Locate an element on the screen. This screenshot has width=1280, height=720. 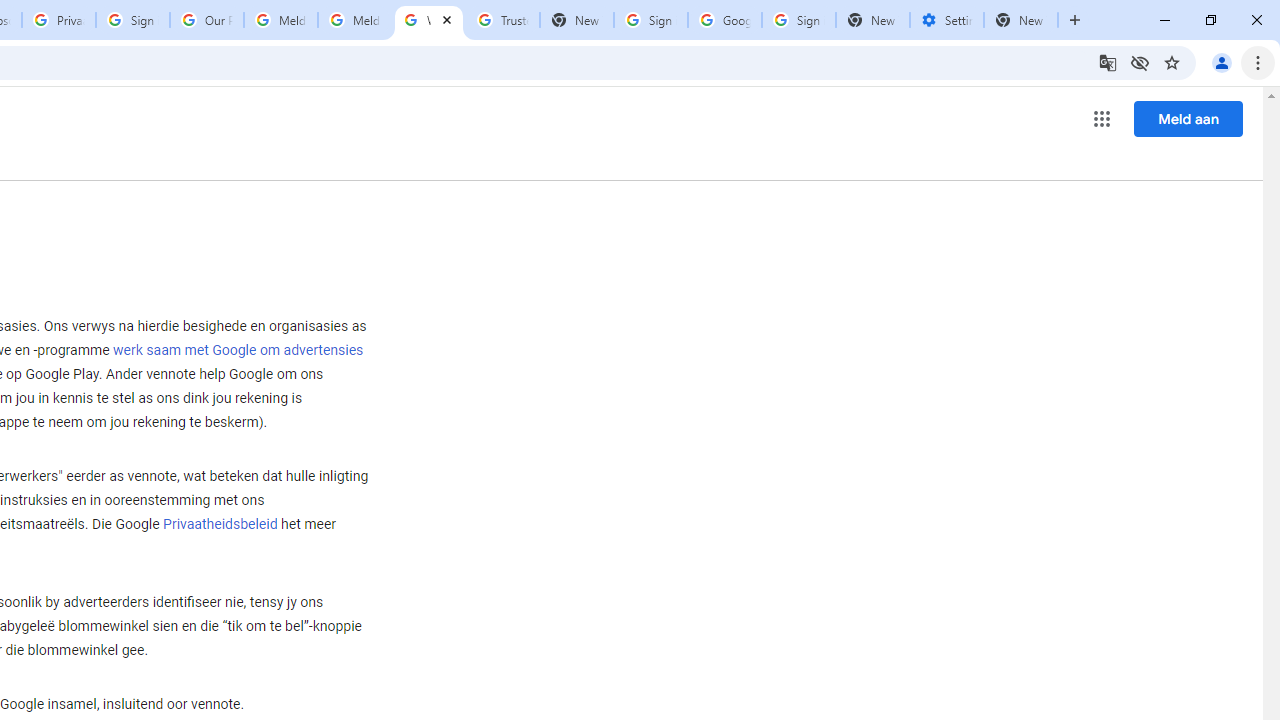
'Sign in - Google Accounts' is located at coordinates (132, 20).